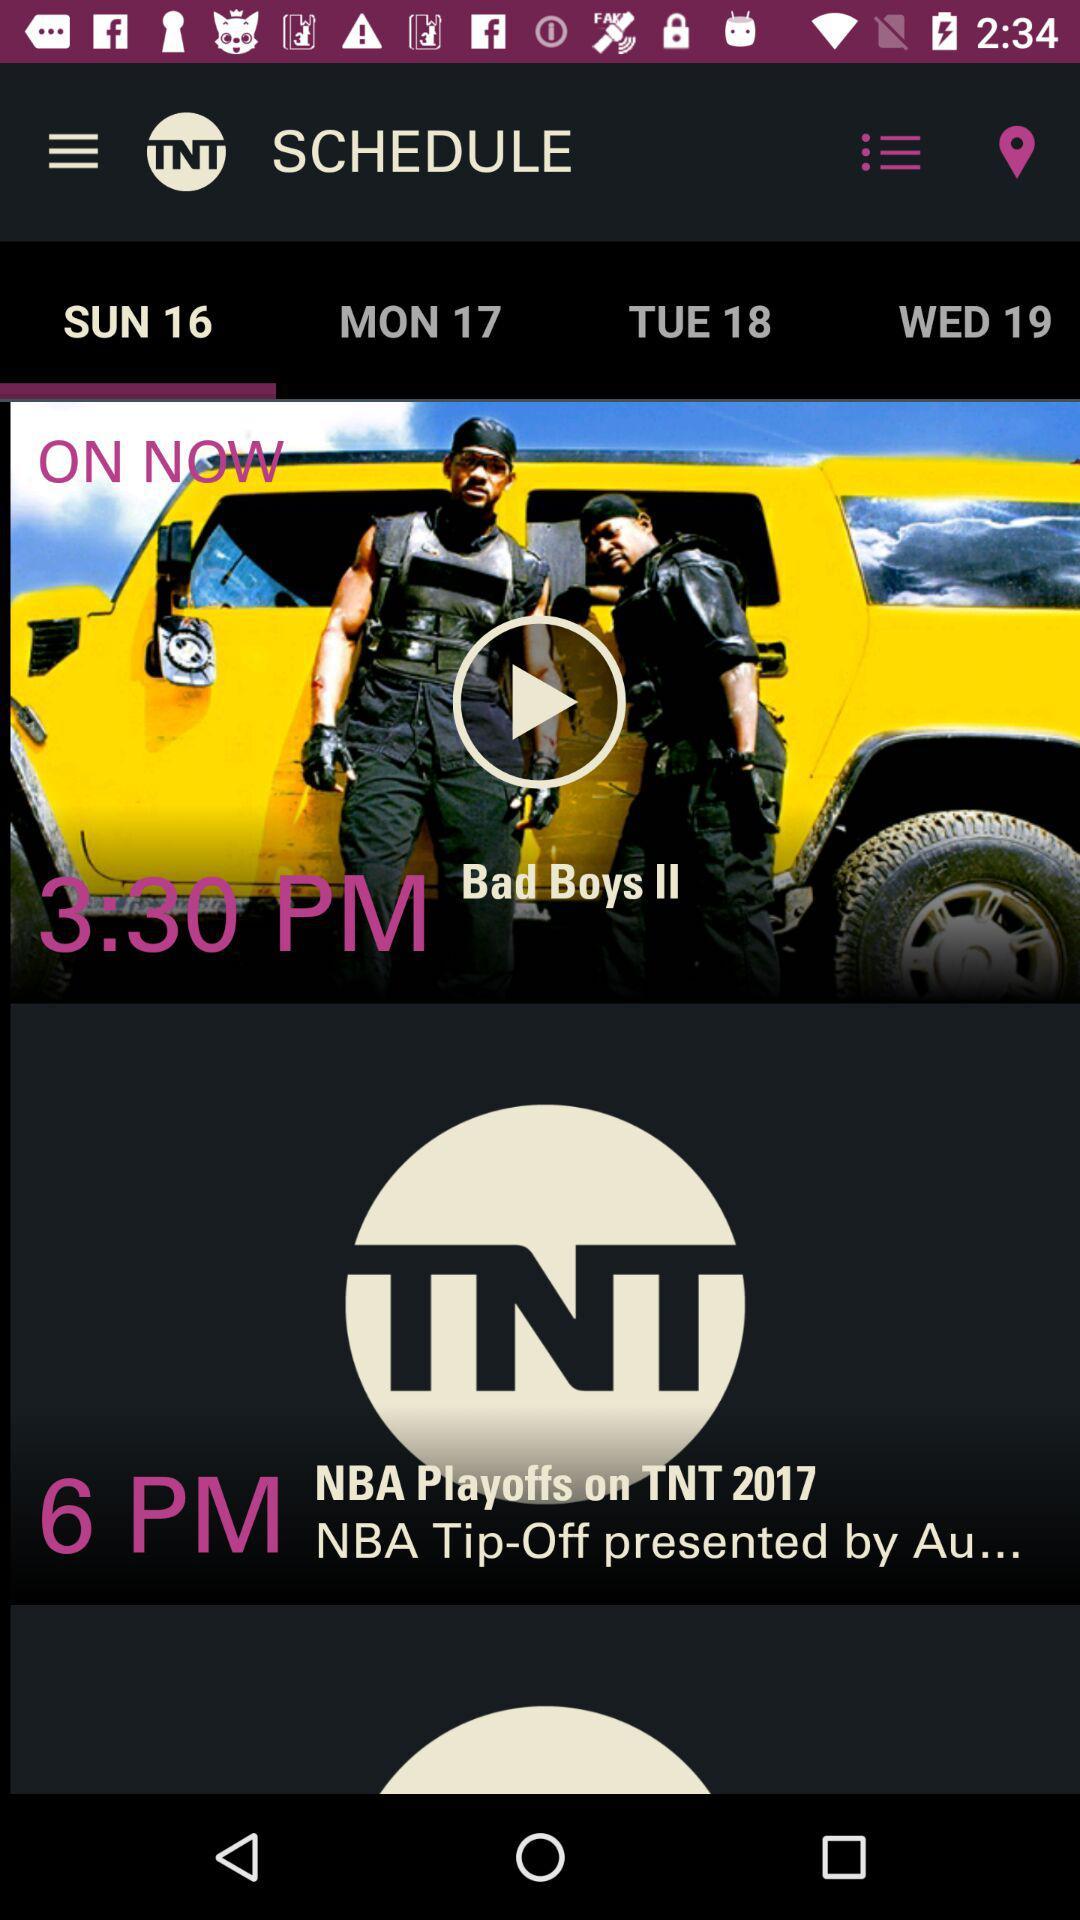 The width and height of the screenshot is (1080, 1920). What do you see at coordinates (1017, 151) in the screenshot?
I see `location icon` at bounding box center [1017, 151].